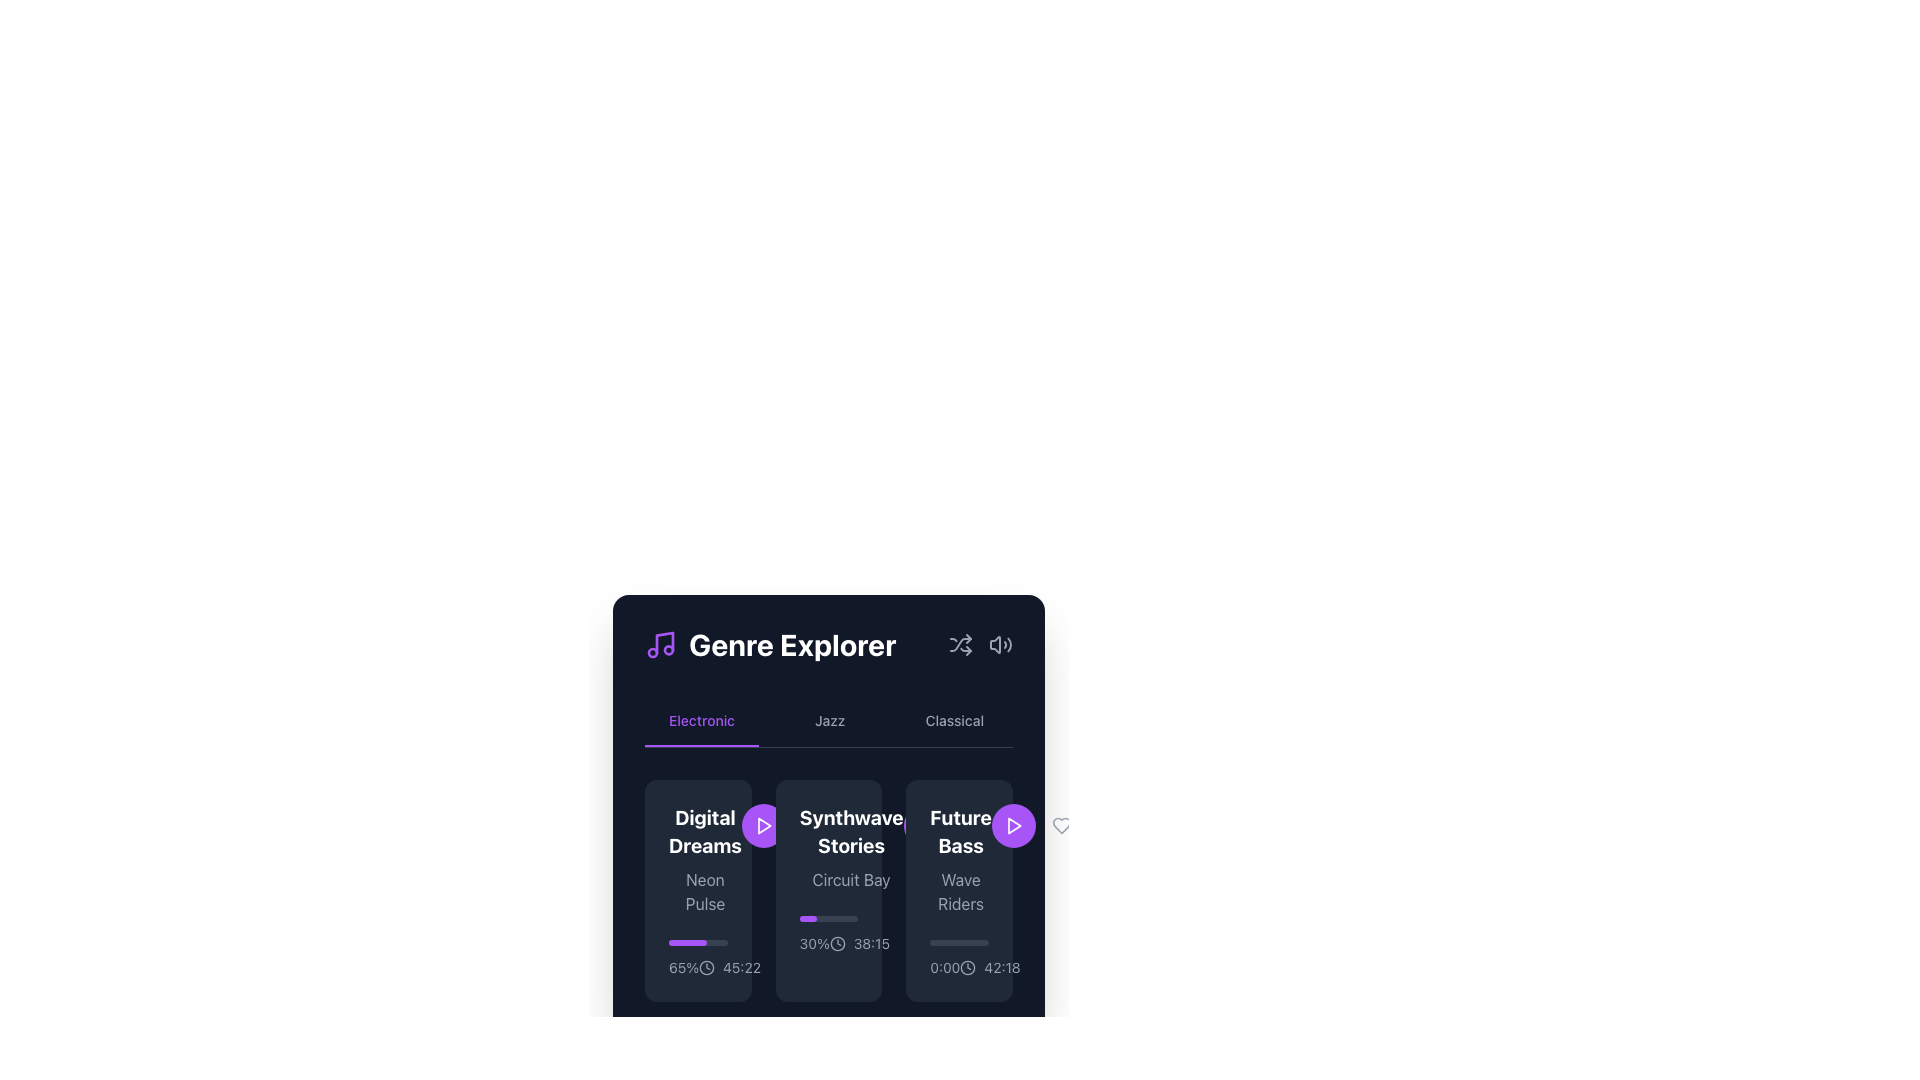 This screenshot has height=1080, width=1920. I want to click on the Play button located at the top-right corner of the Future Bass panel, so click(1048, 825).